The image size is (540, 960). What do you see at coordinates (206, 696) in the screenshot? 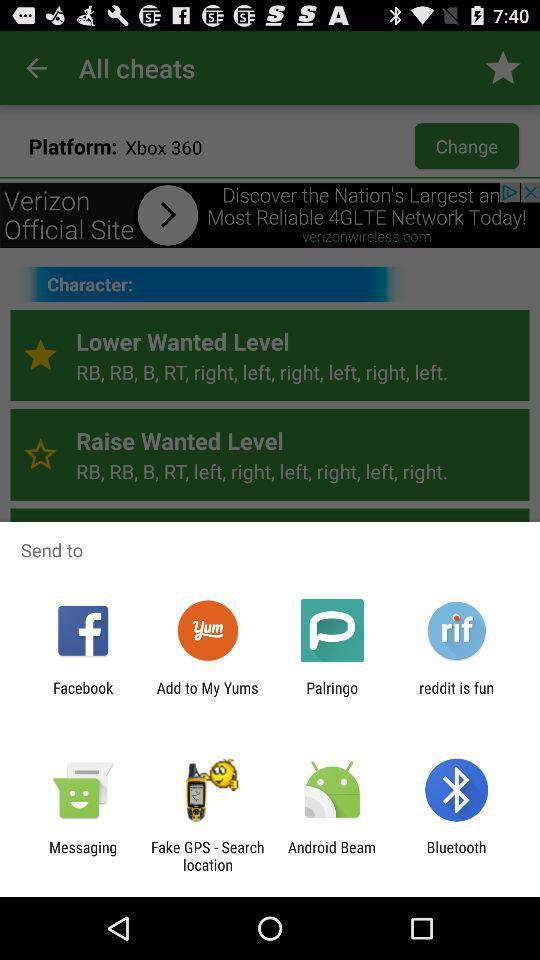
I see `app next to the palringo item` at bounding box center [206, 696].